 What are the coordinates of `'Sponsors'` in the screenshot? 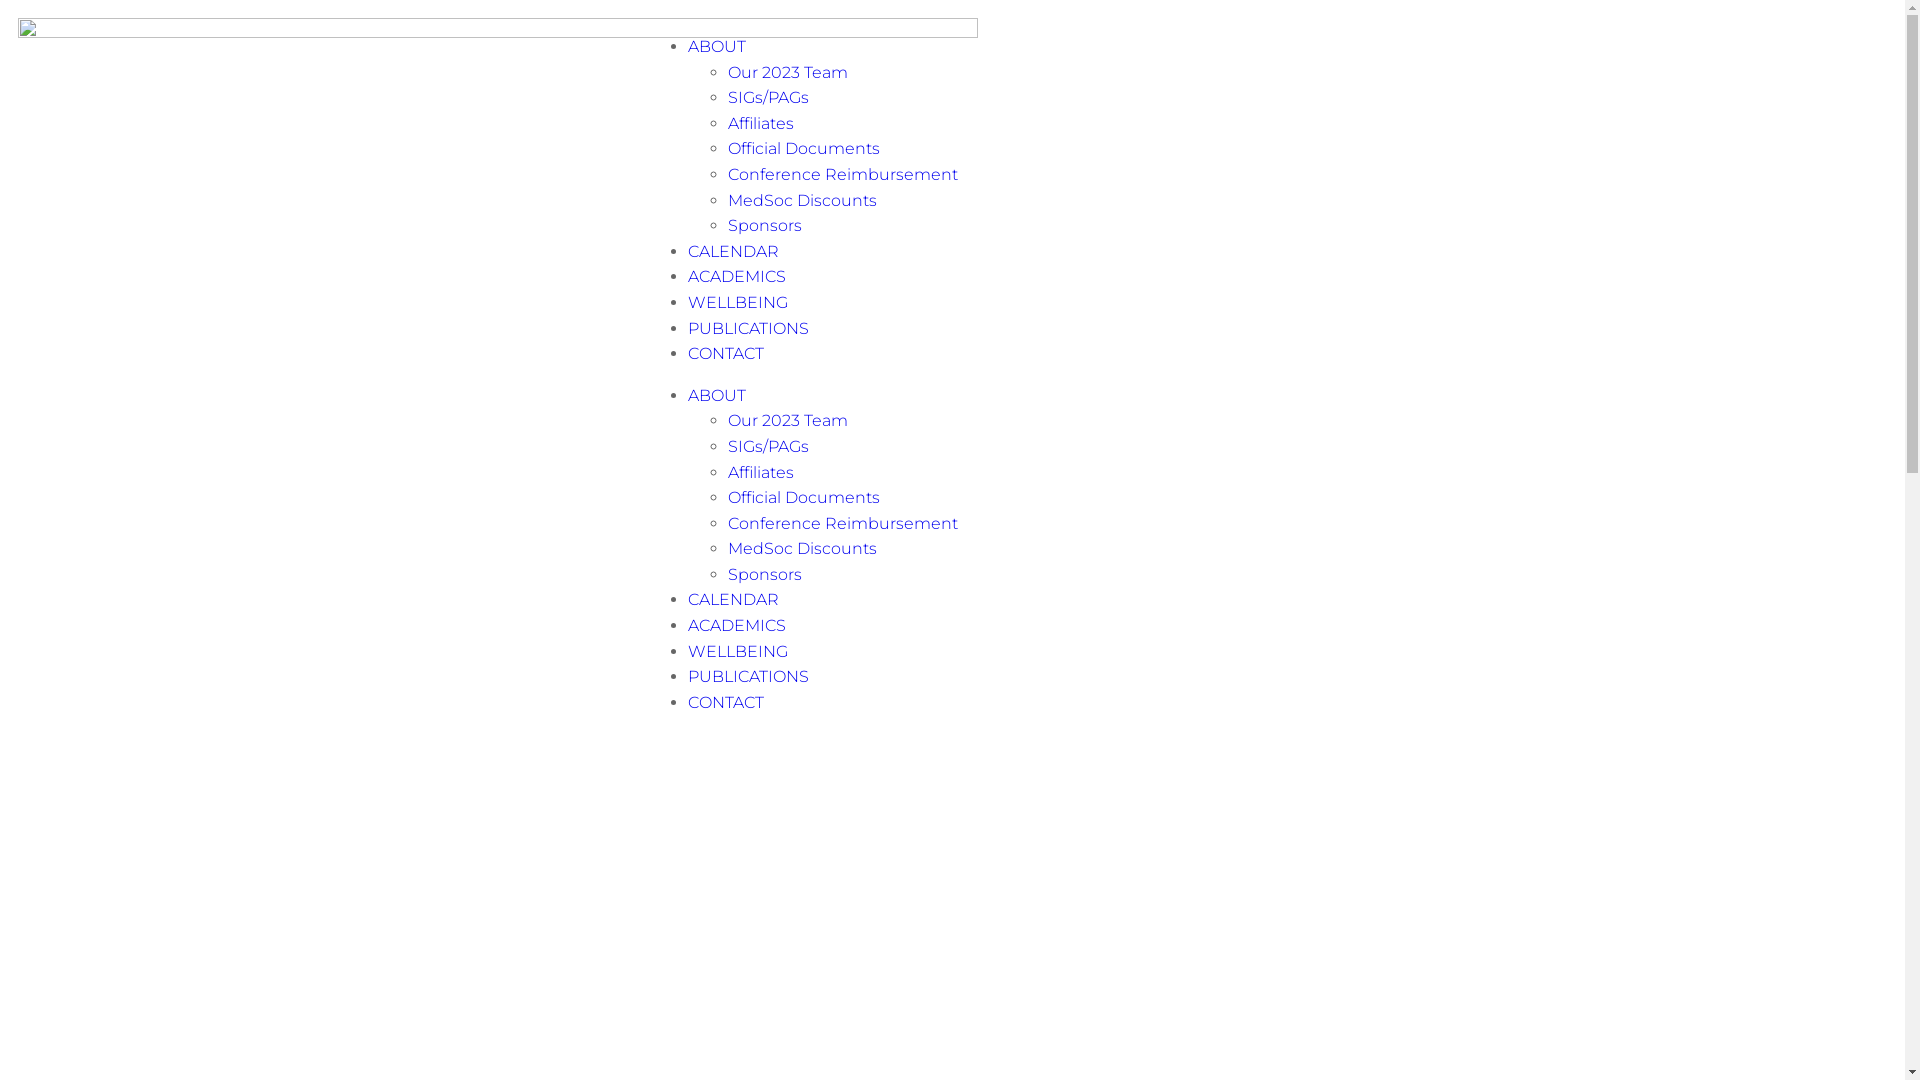 It's located at (763, 225).